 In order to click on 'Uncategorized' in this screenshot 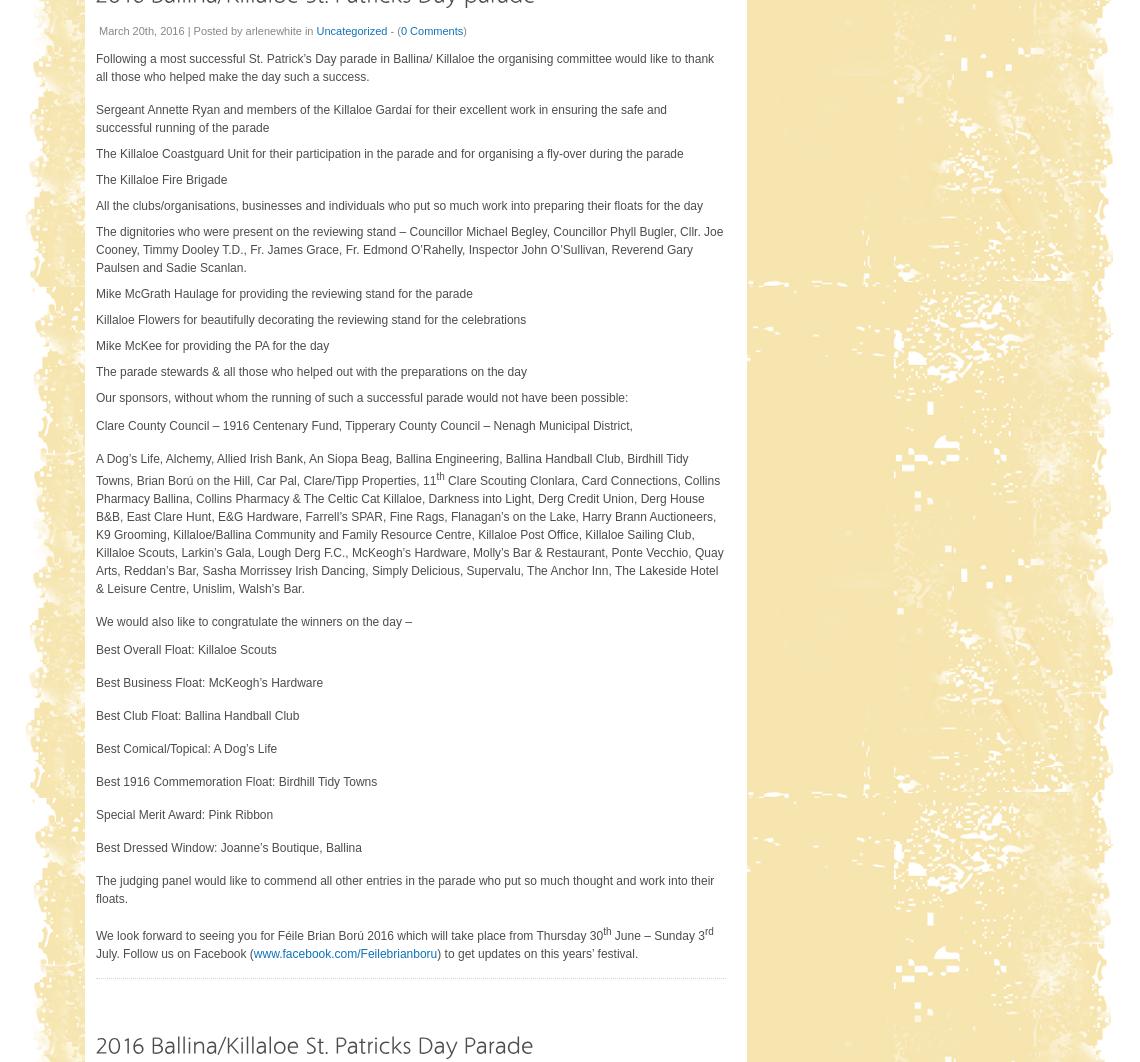, I will do `click(316, 29)`.